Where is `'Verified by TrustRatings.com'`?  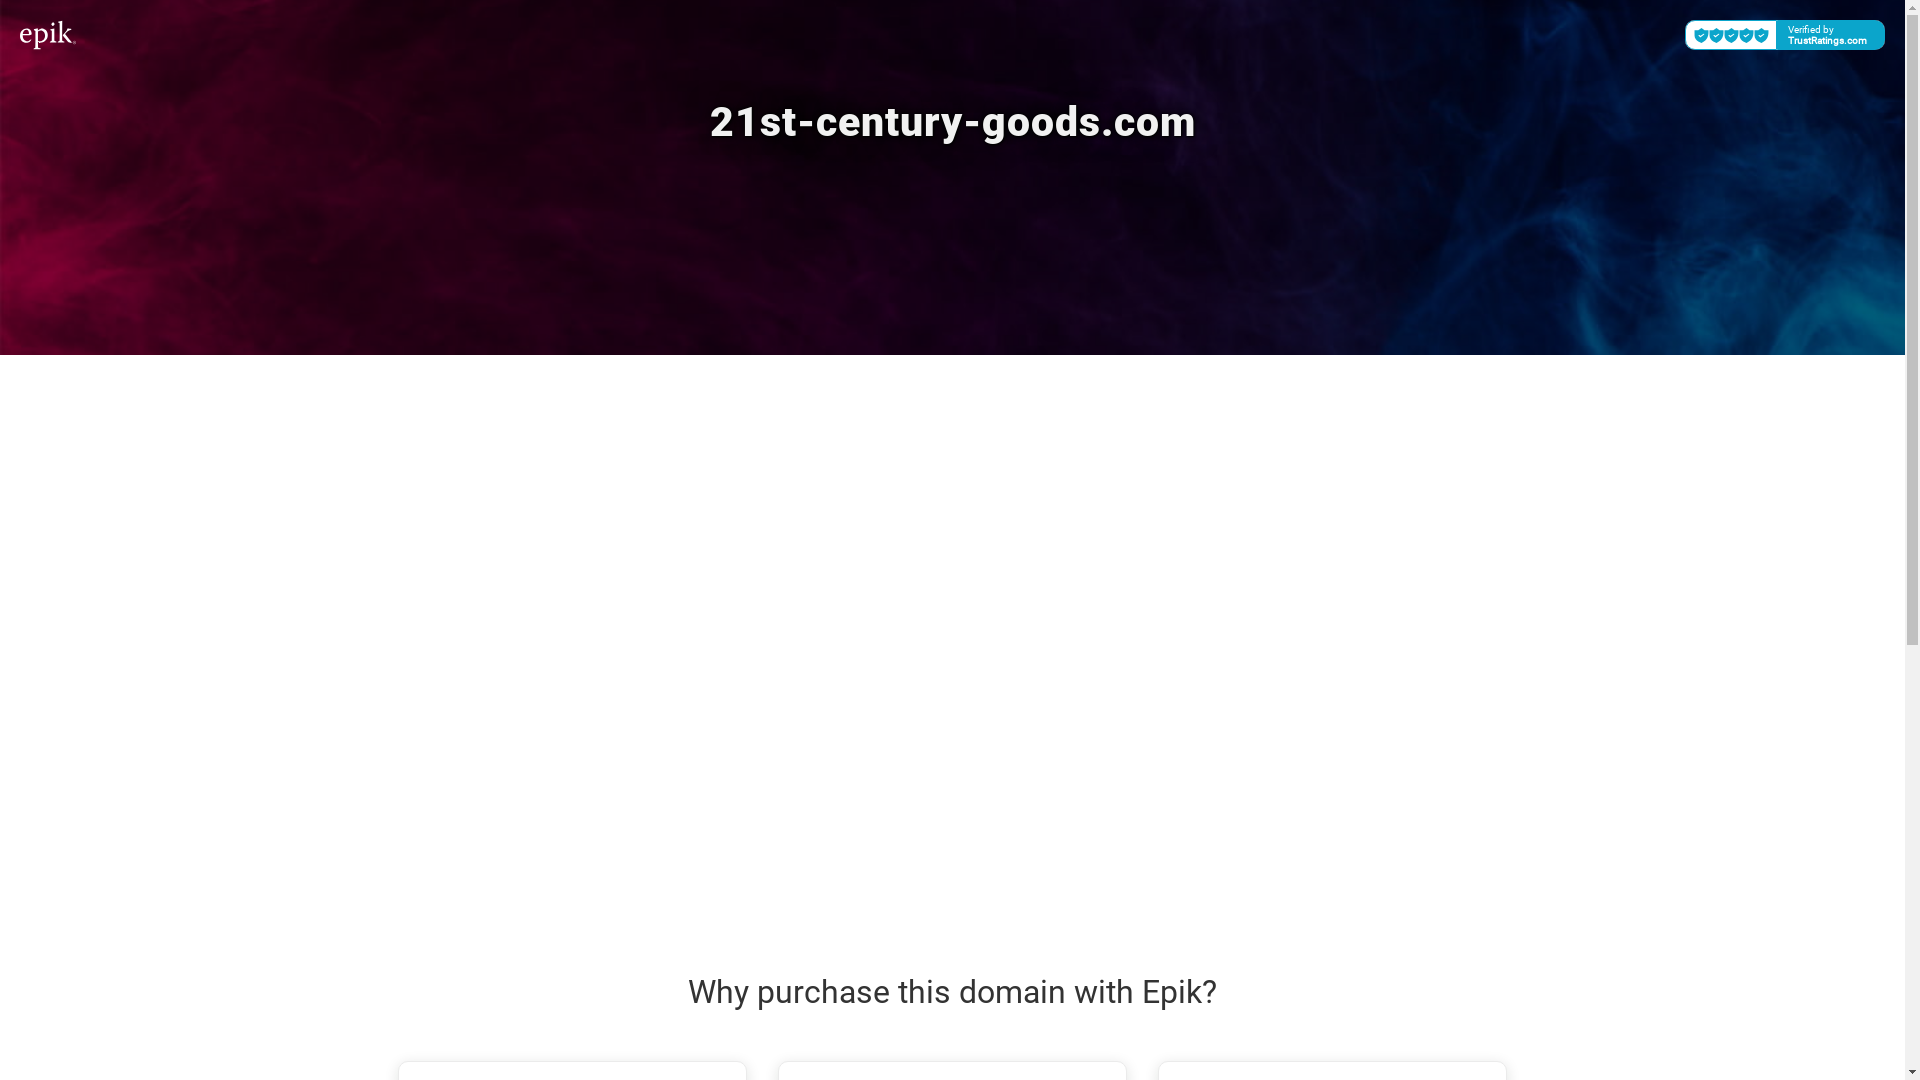
'Verified by TrustRatings.com' is located at coordinates (1785, 34).